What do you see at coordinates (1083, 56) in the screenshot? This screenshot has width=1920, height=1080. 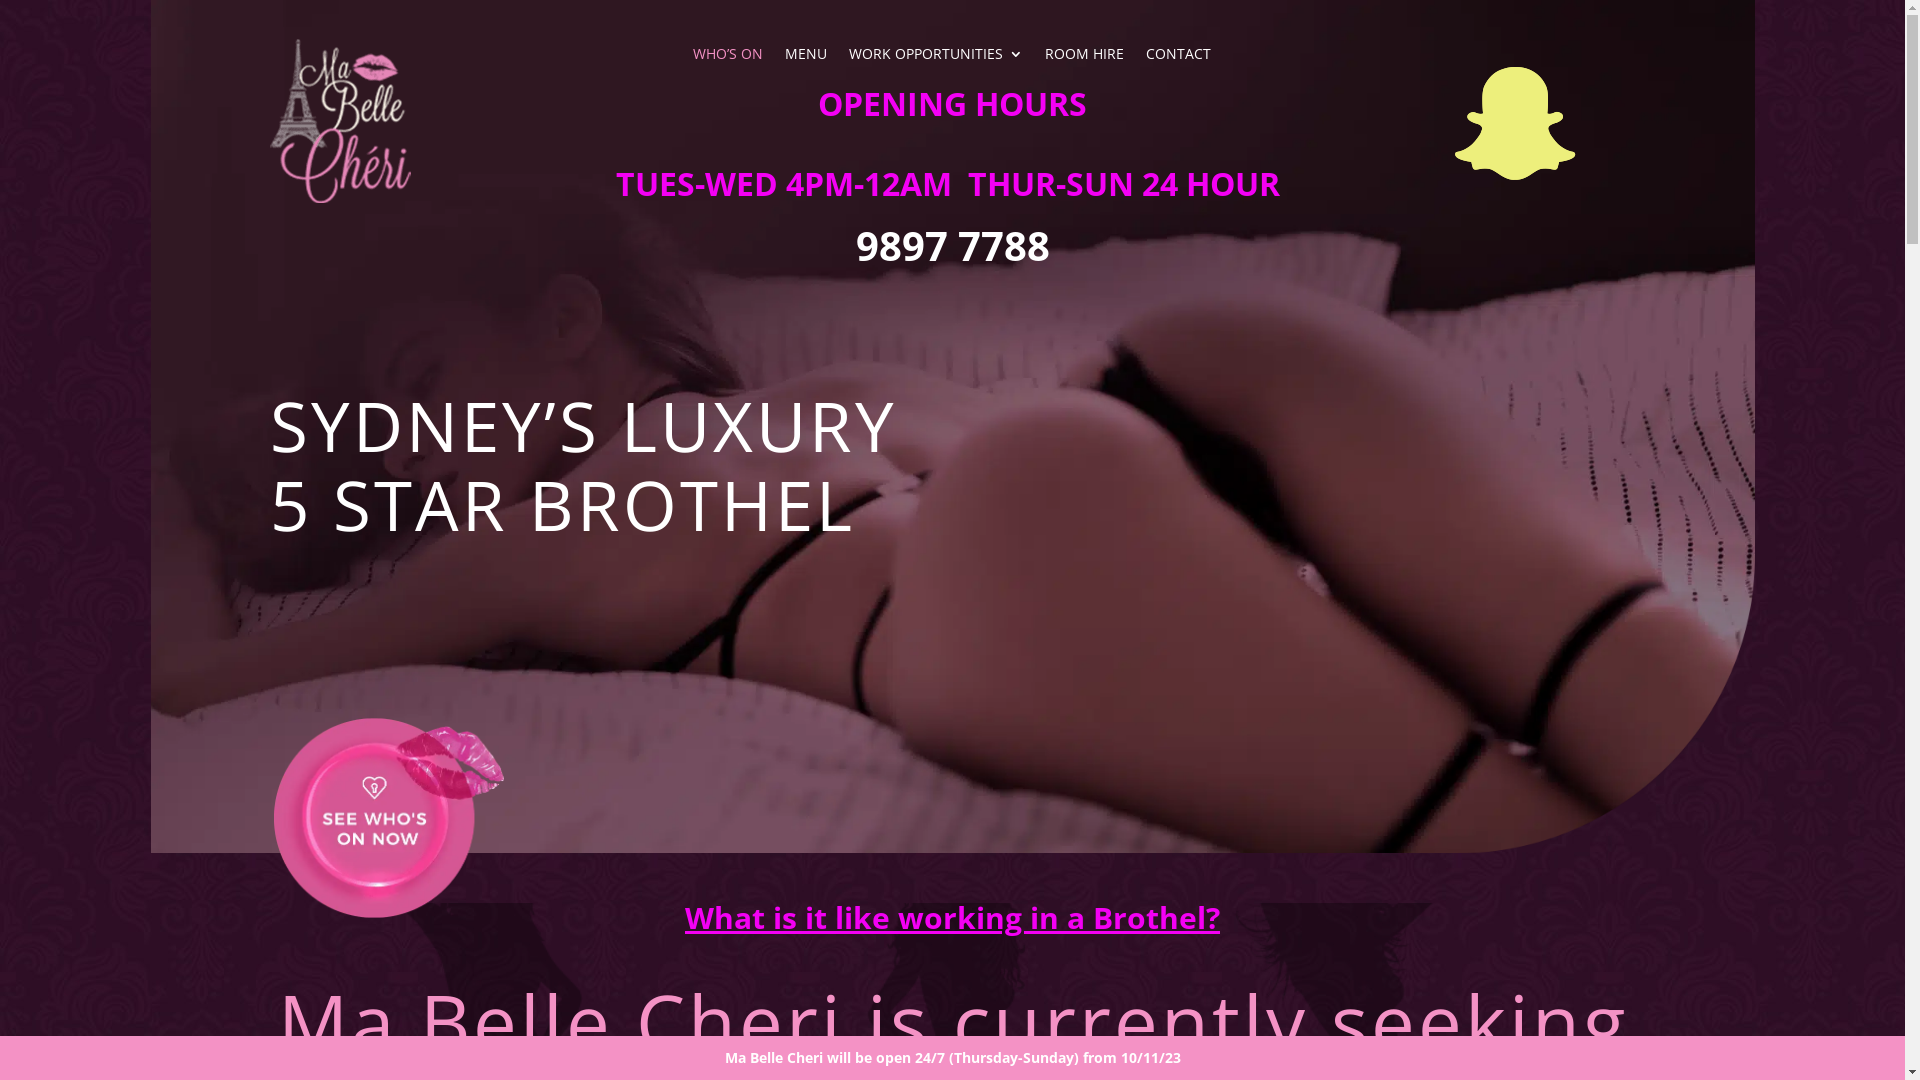 I see `'ROOM HIRE'` at bounding box center [1083, 56].